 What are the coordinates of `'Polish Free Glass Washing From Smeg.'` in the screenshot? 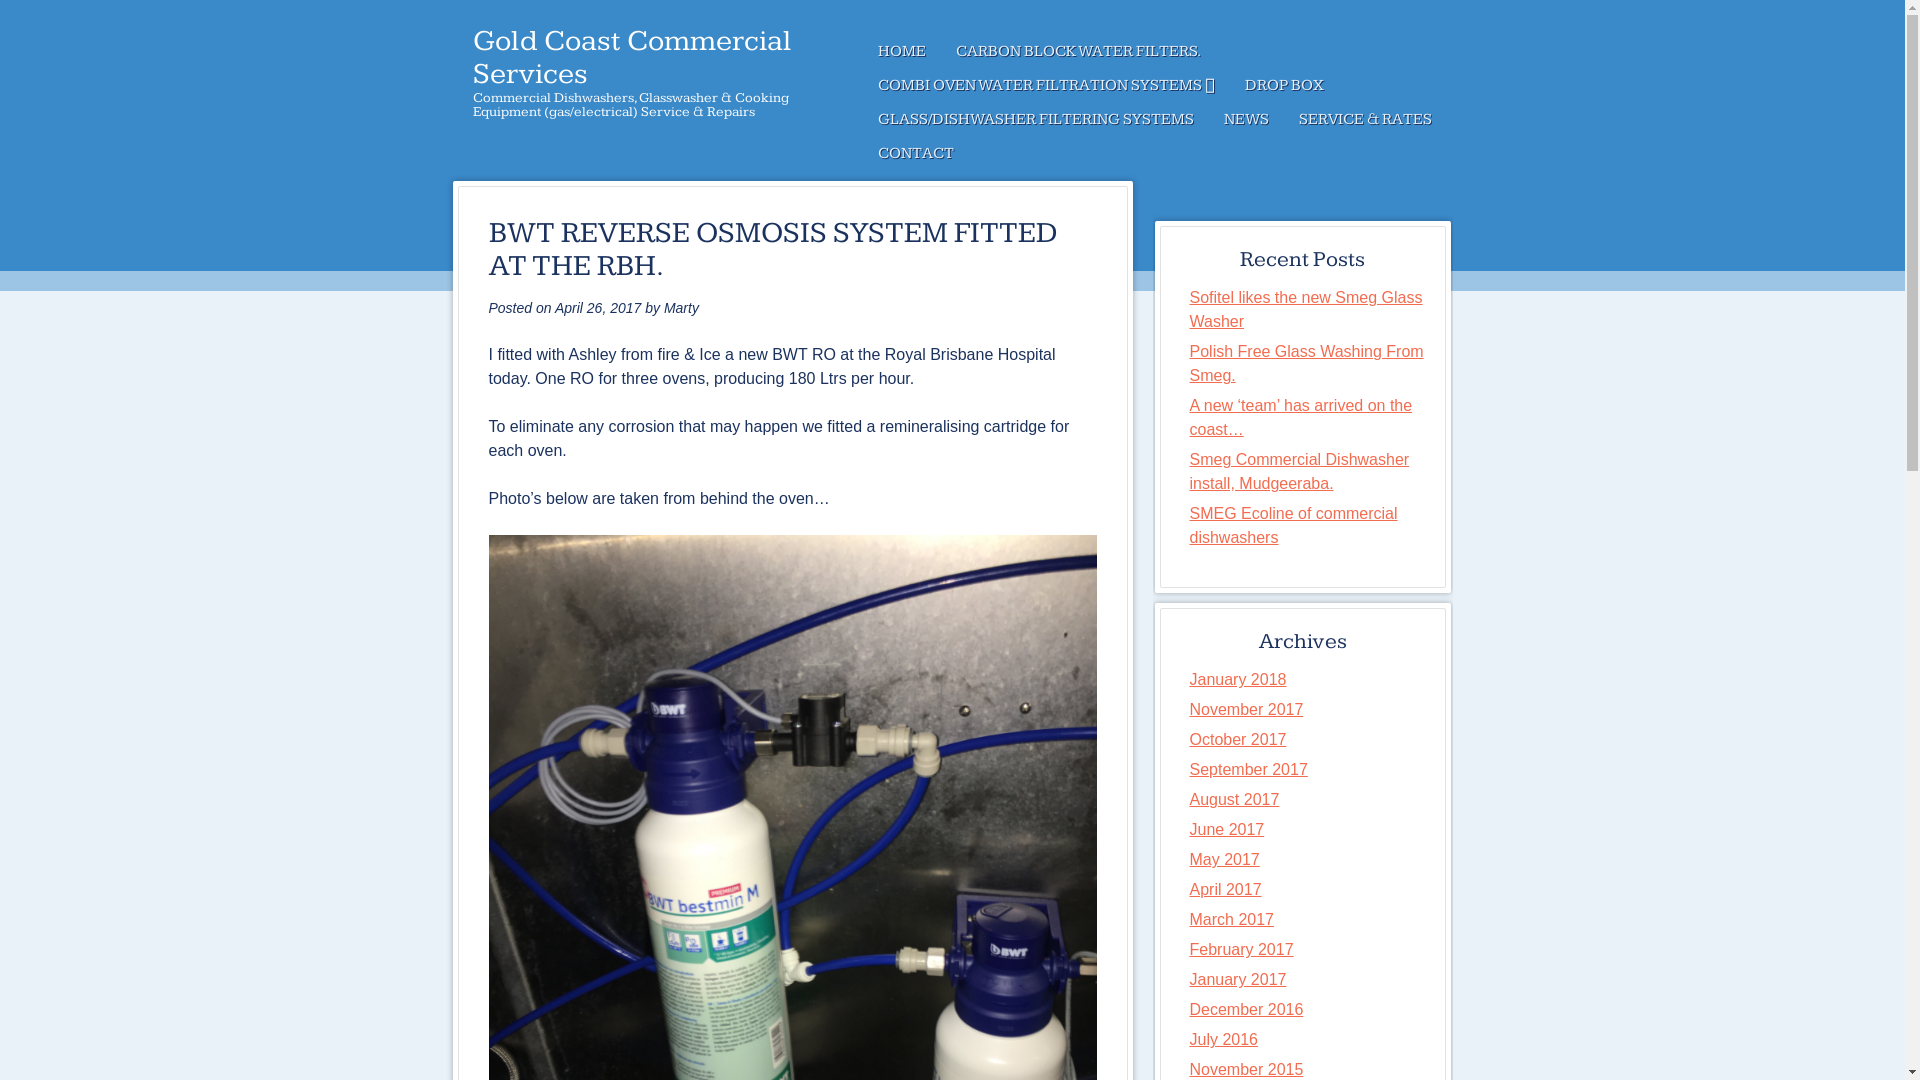 It's located at (1306, 363).